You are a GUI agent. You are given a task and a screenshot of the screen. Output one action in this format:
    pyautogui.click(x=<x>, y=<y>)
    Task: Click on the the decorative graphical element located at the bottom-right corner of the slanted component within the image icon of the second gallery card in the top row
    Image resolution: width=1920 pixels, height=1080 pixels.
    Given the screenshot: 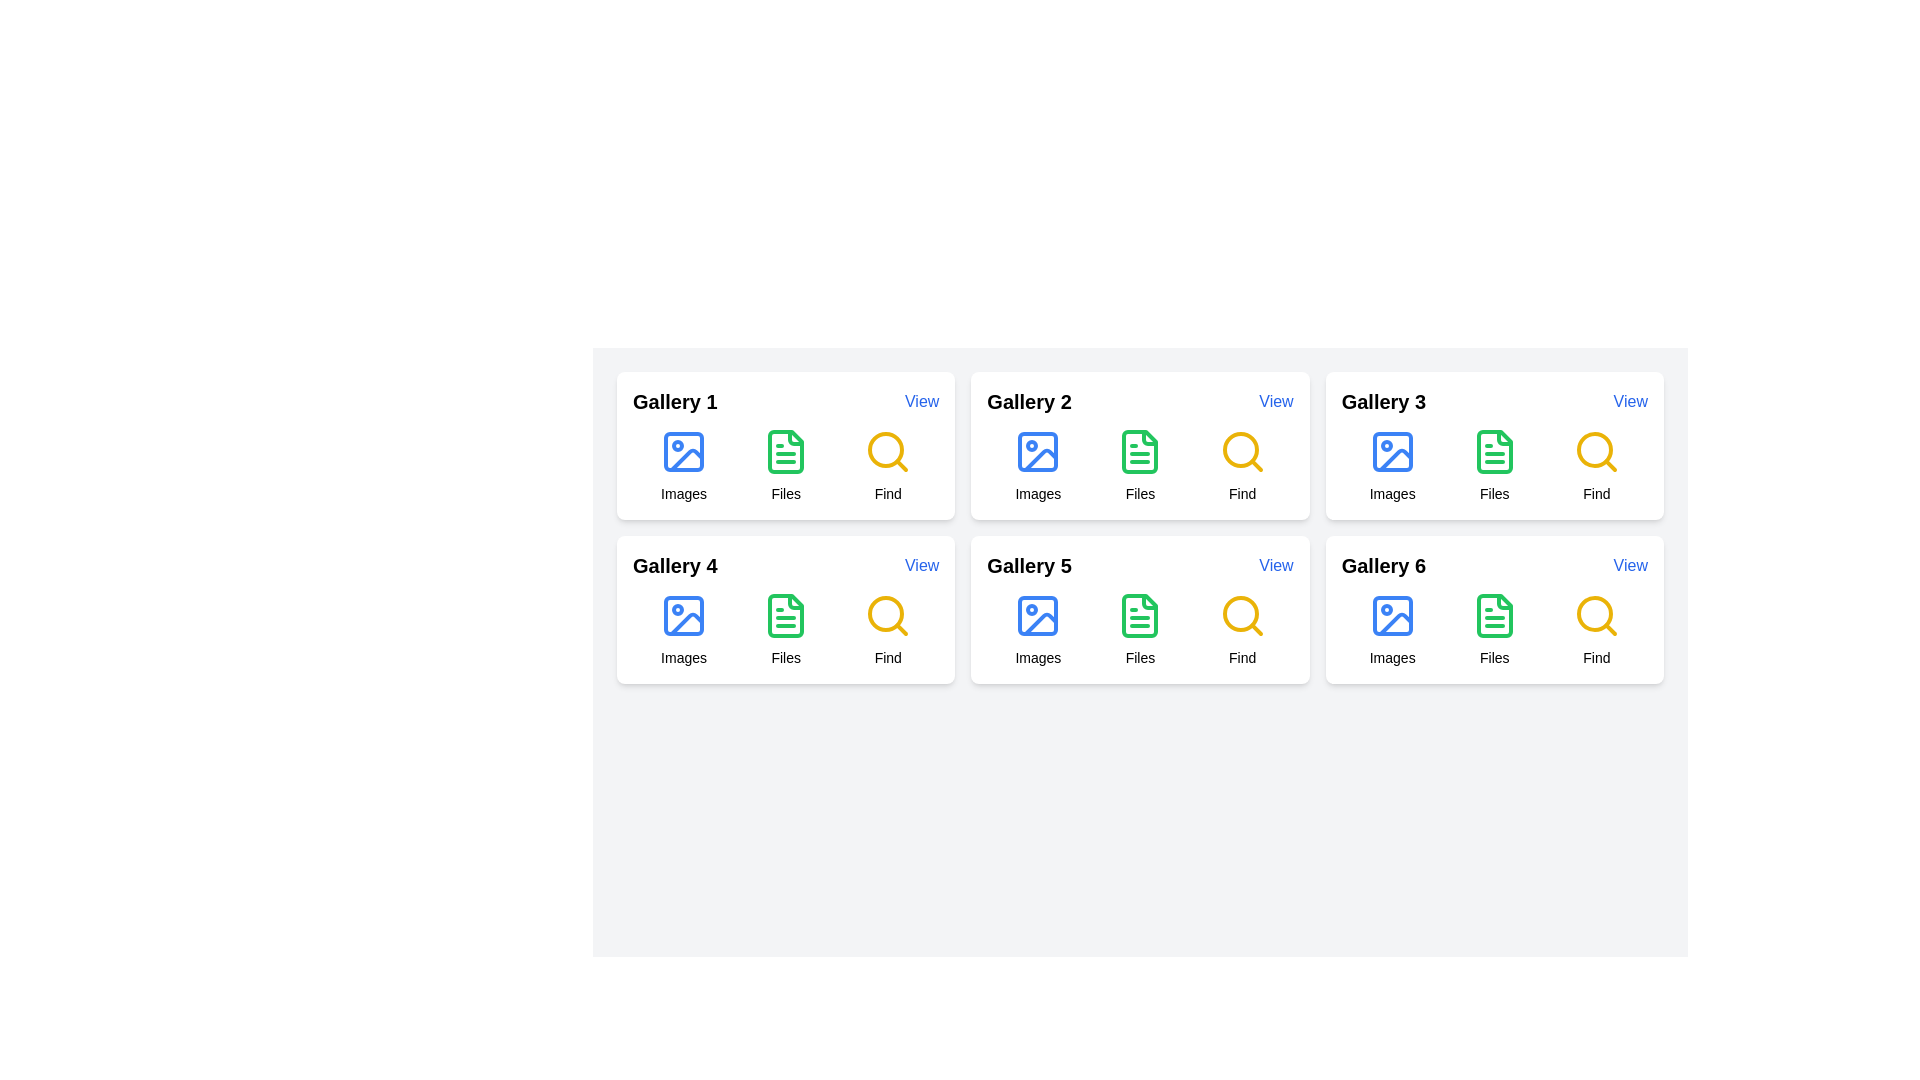 What is the action you would take?
    pyautogui.click(x=1040, y=460)
    